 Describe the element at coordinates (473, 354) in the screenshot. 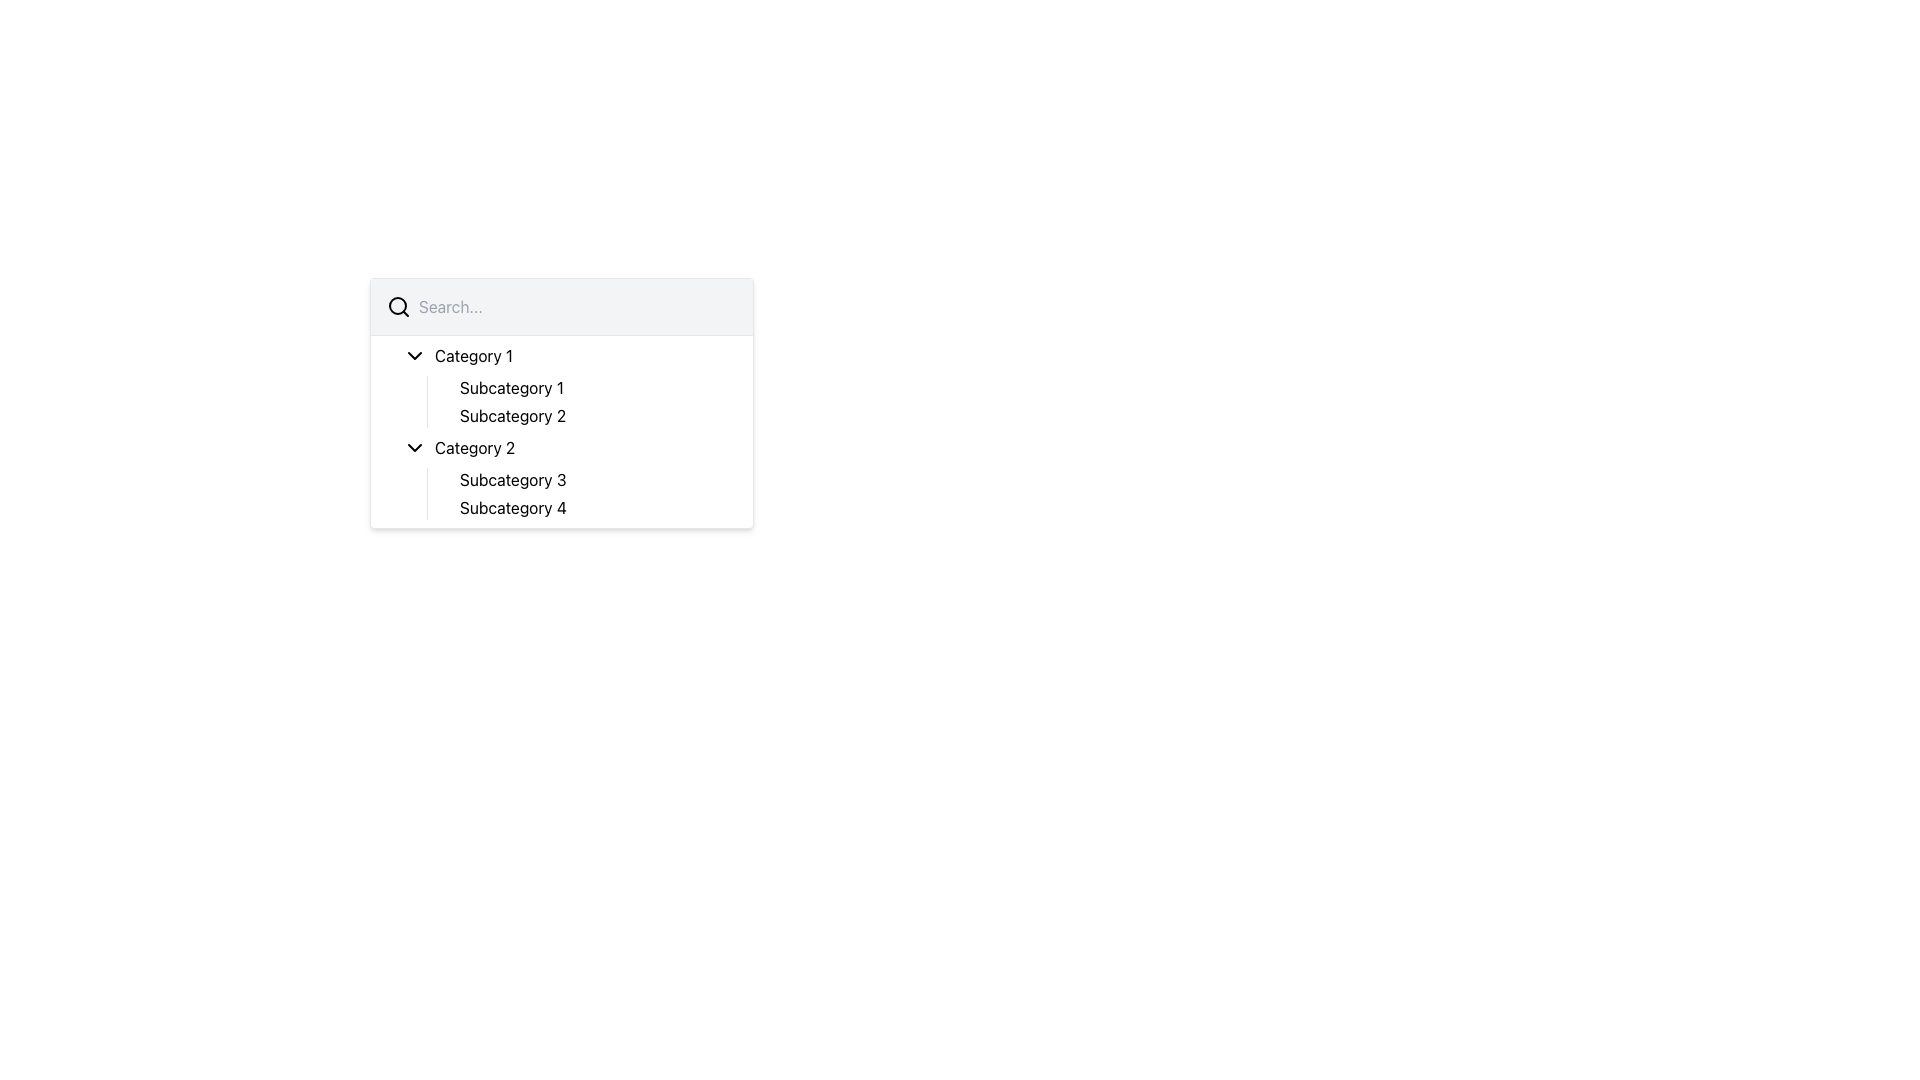

I see `the 'Category 1' text label` at that location.